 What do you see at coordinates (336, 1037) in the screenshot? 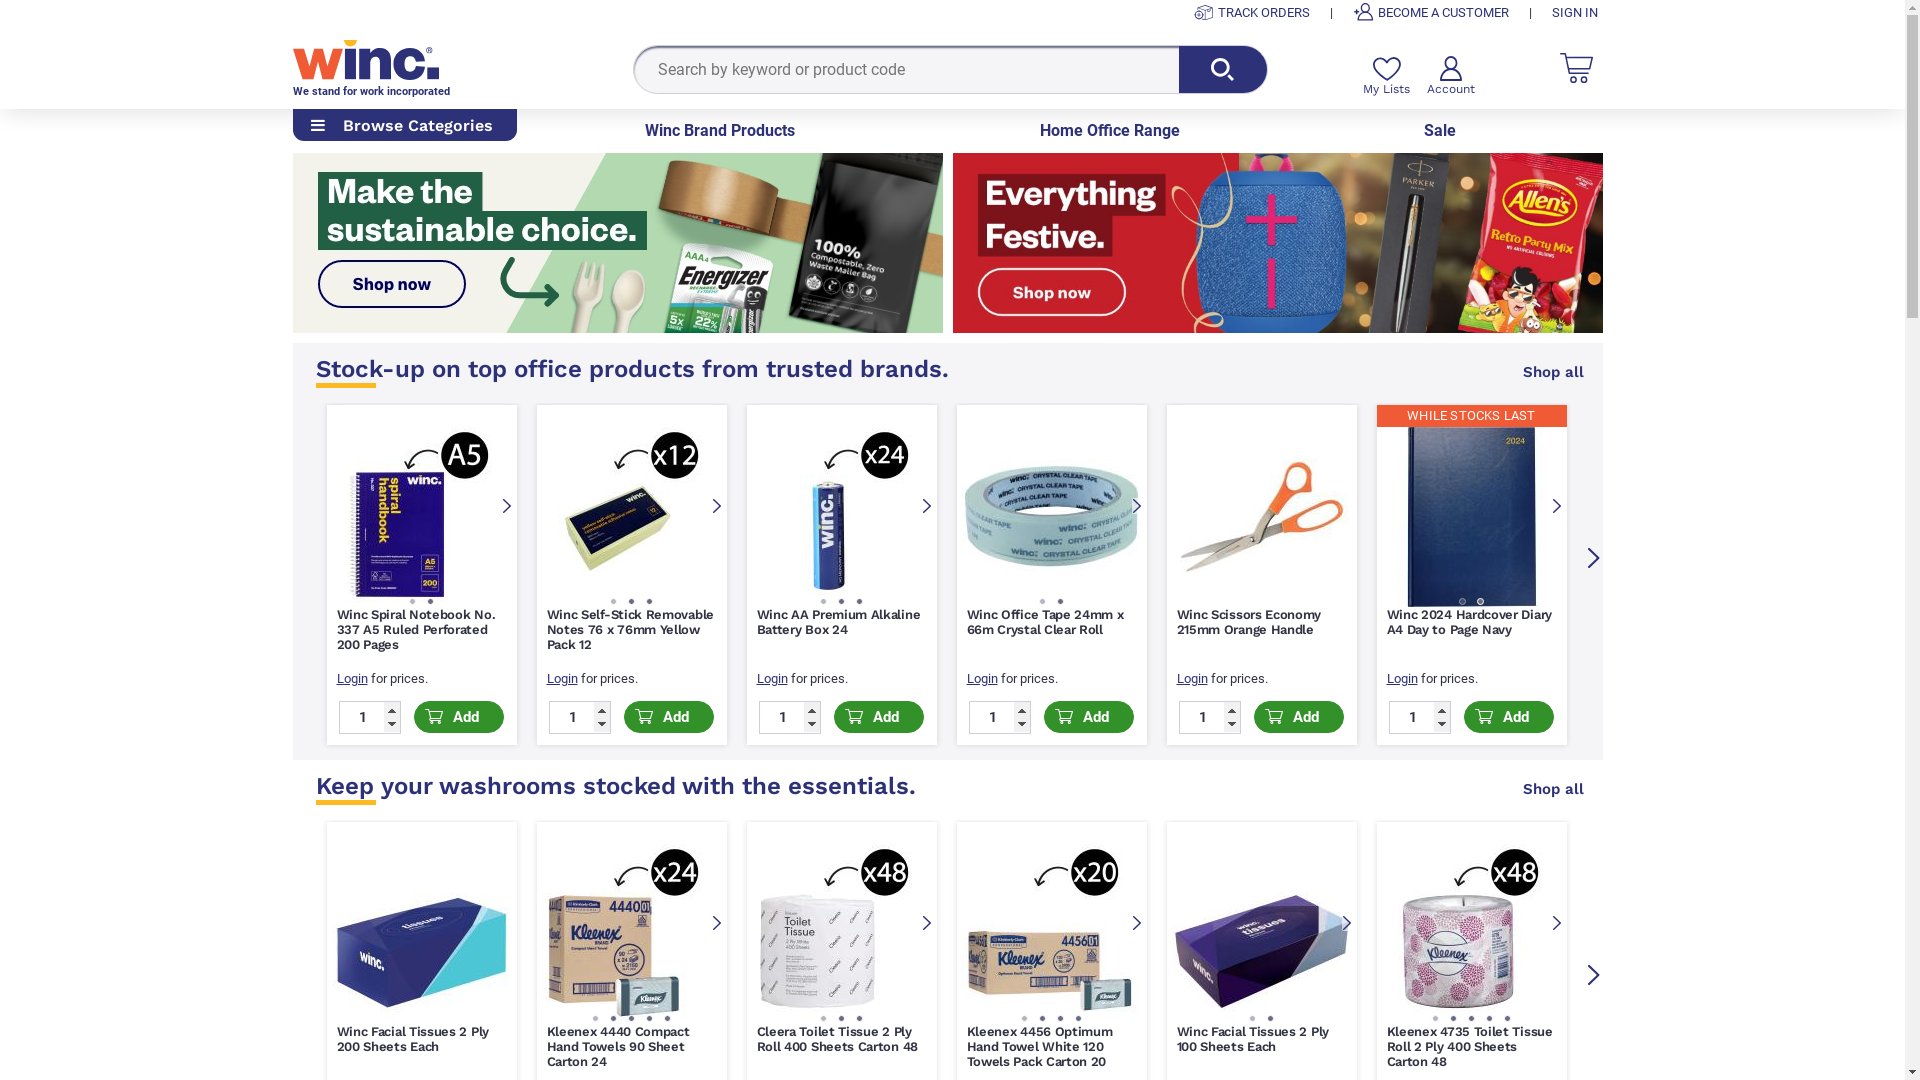
I see `'Winc Facial Tissues 2 Ply 200 Sheets Each'` at bounding box center [336, 1037].